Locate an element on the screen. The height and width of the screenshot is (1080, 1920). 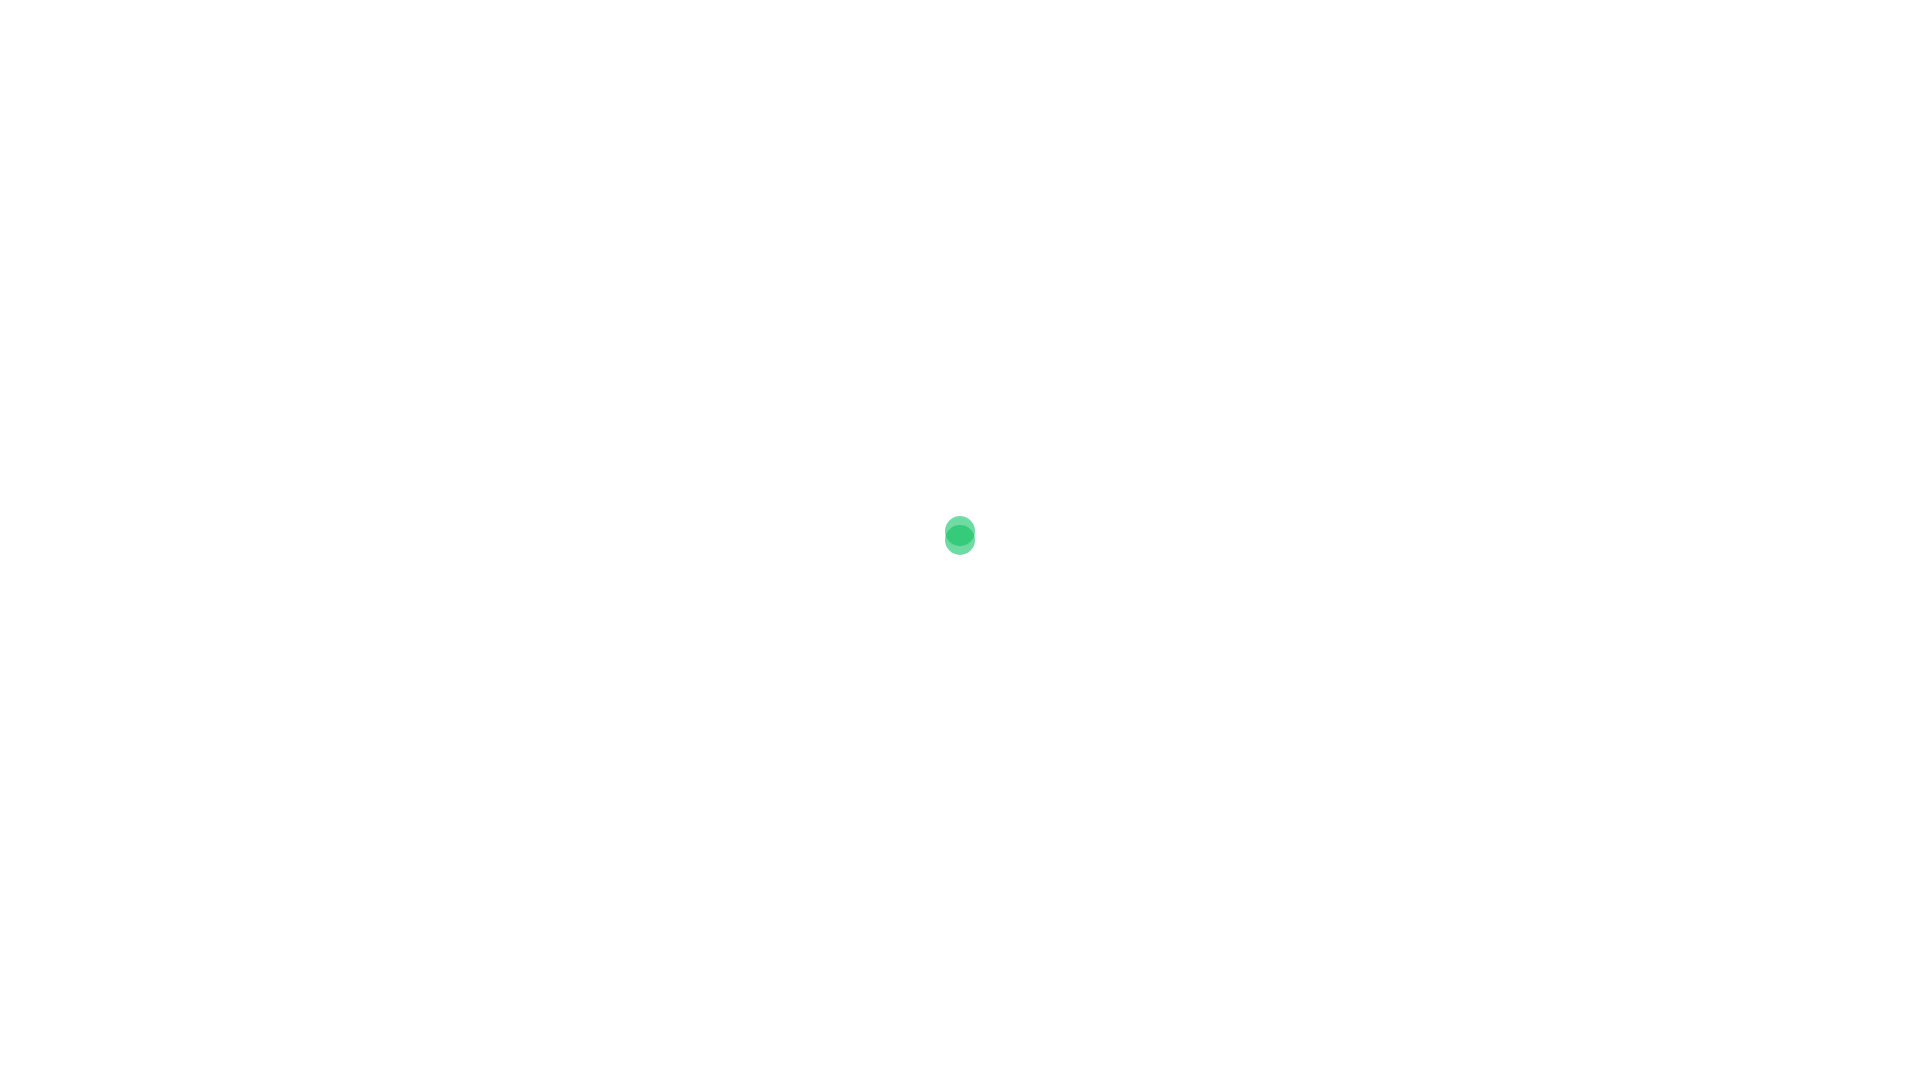
'Klimaattafel' is located at coordinates (569, 231).